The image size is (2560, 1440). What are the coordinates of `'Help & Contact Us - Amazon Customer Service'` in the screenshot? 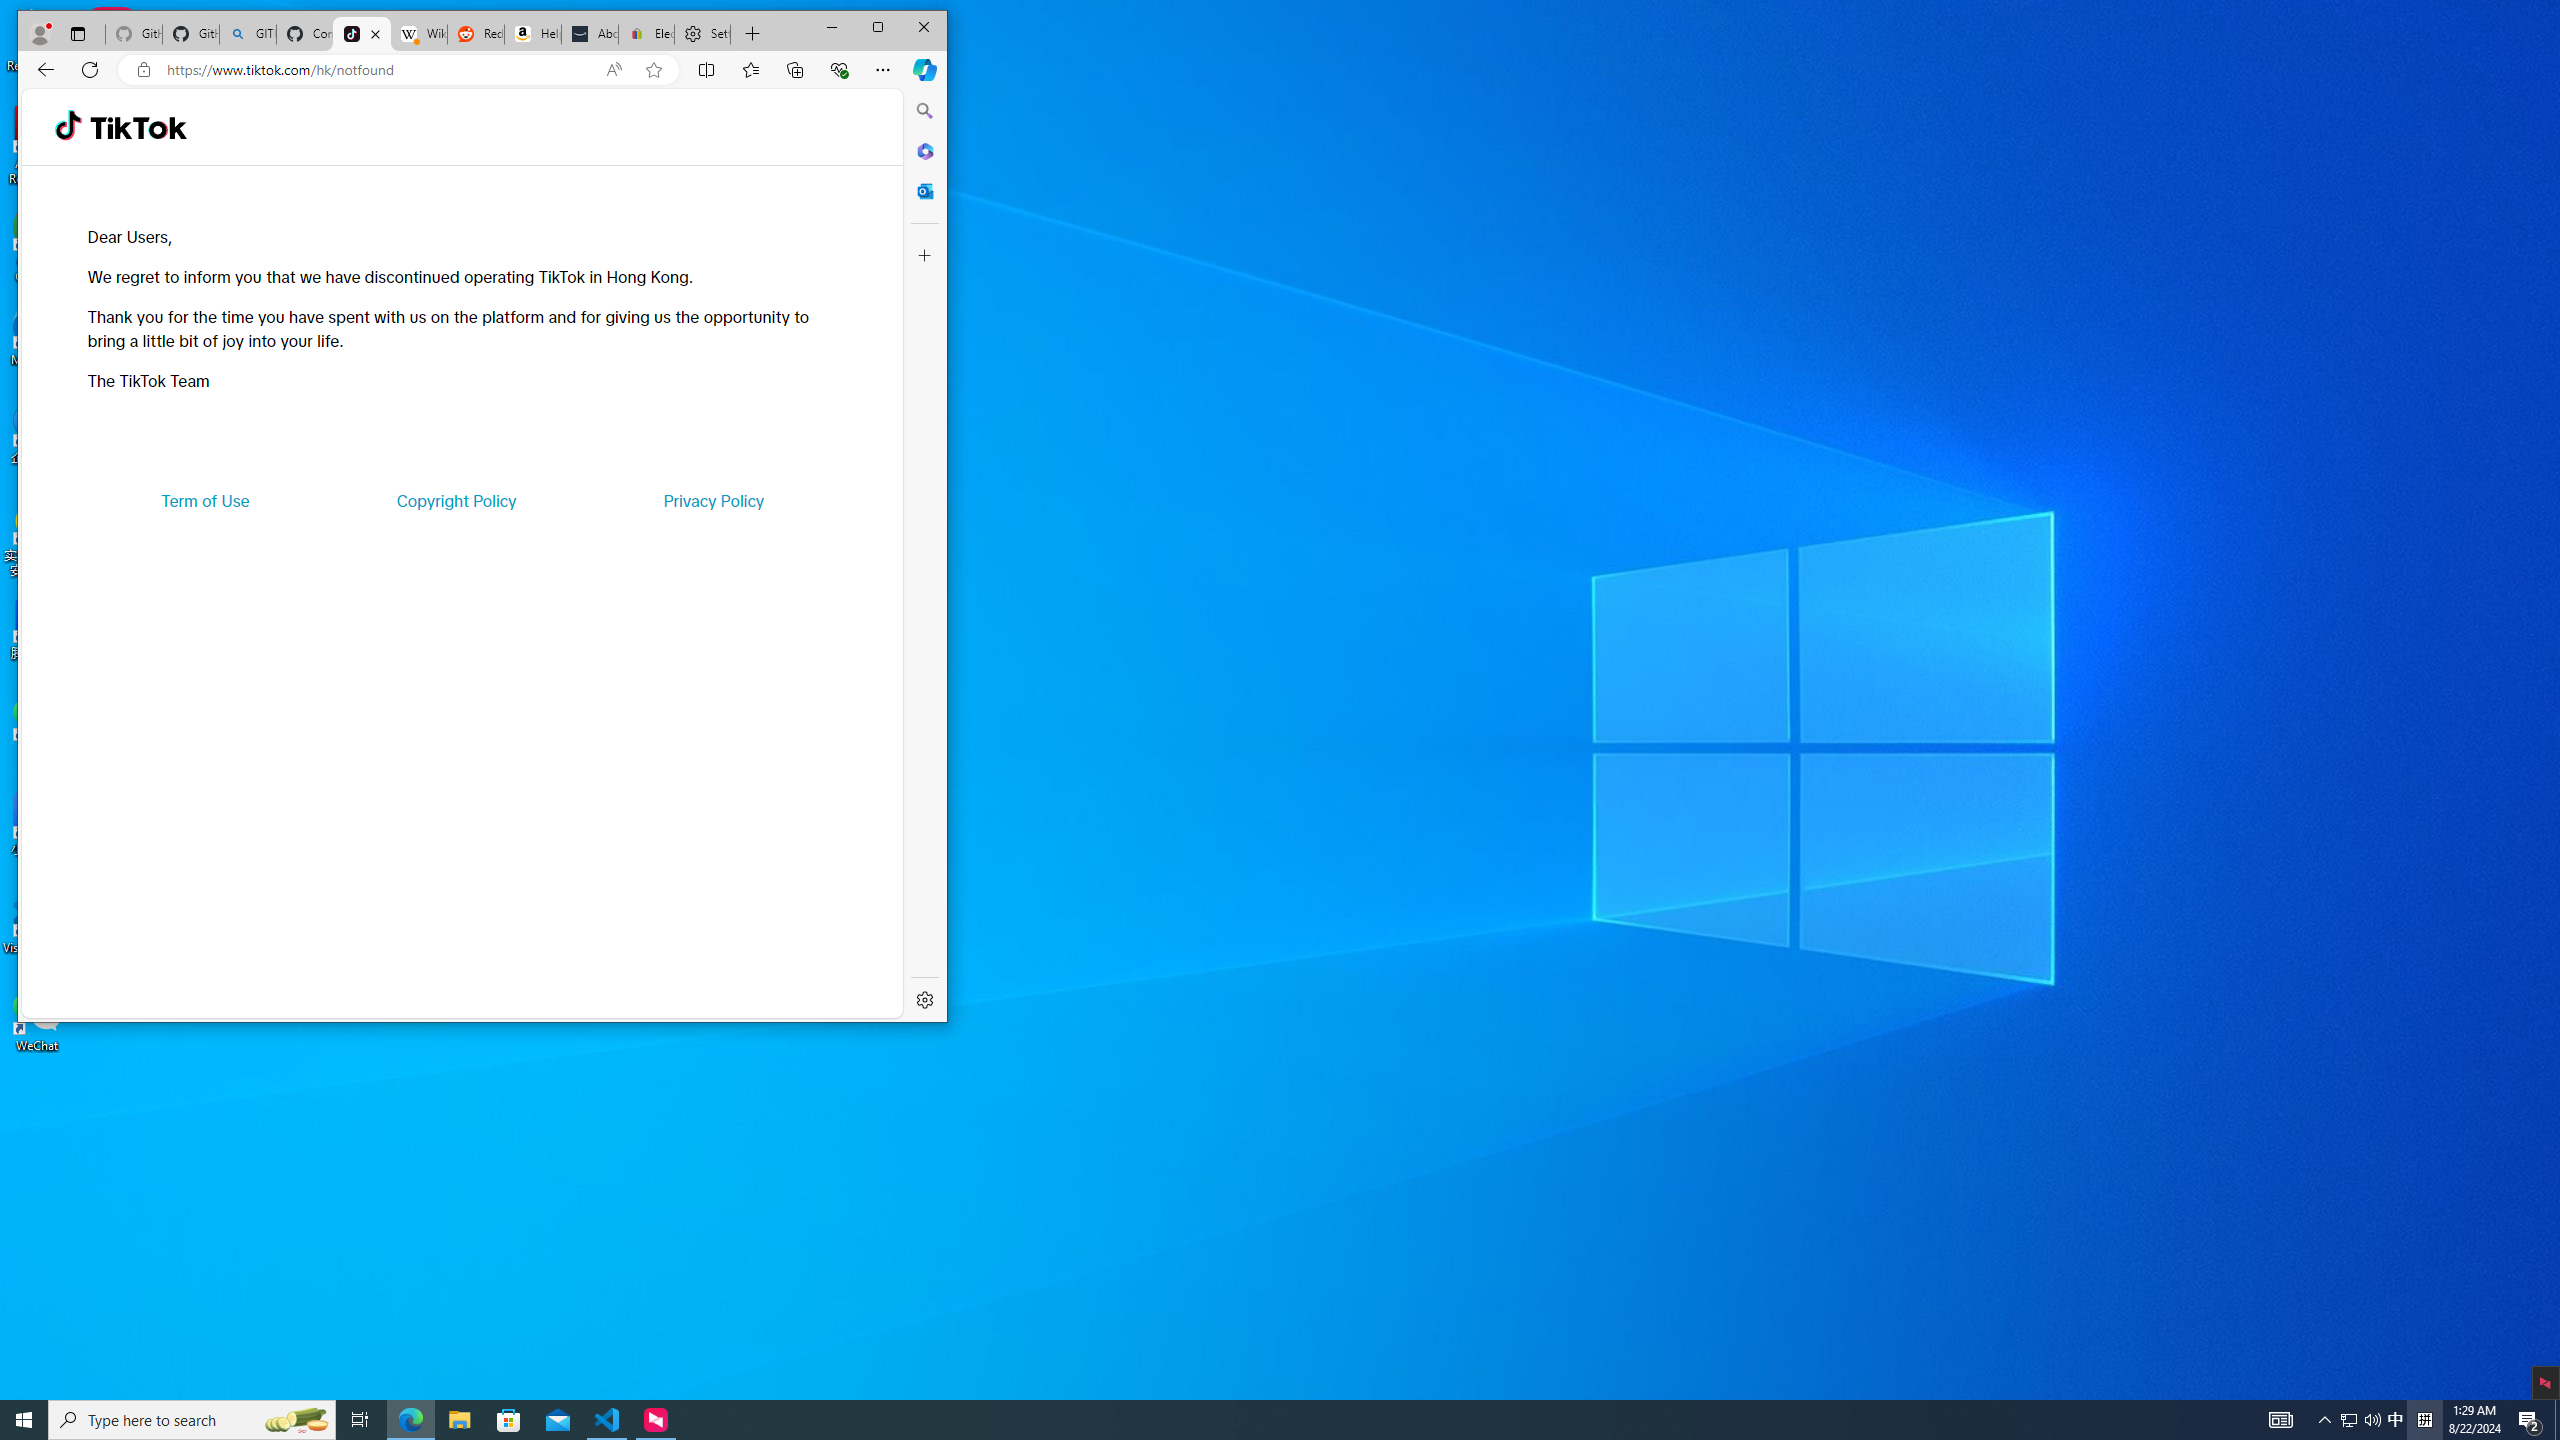 It's located at (533, 34).